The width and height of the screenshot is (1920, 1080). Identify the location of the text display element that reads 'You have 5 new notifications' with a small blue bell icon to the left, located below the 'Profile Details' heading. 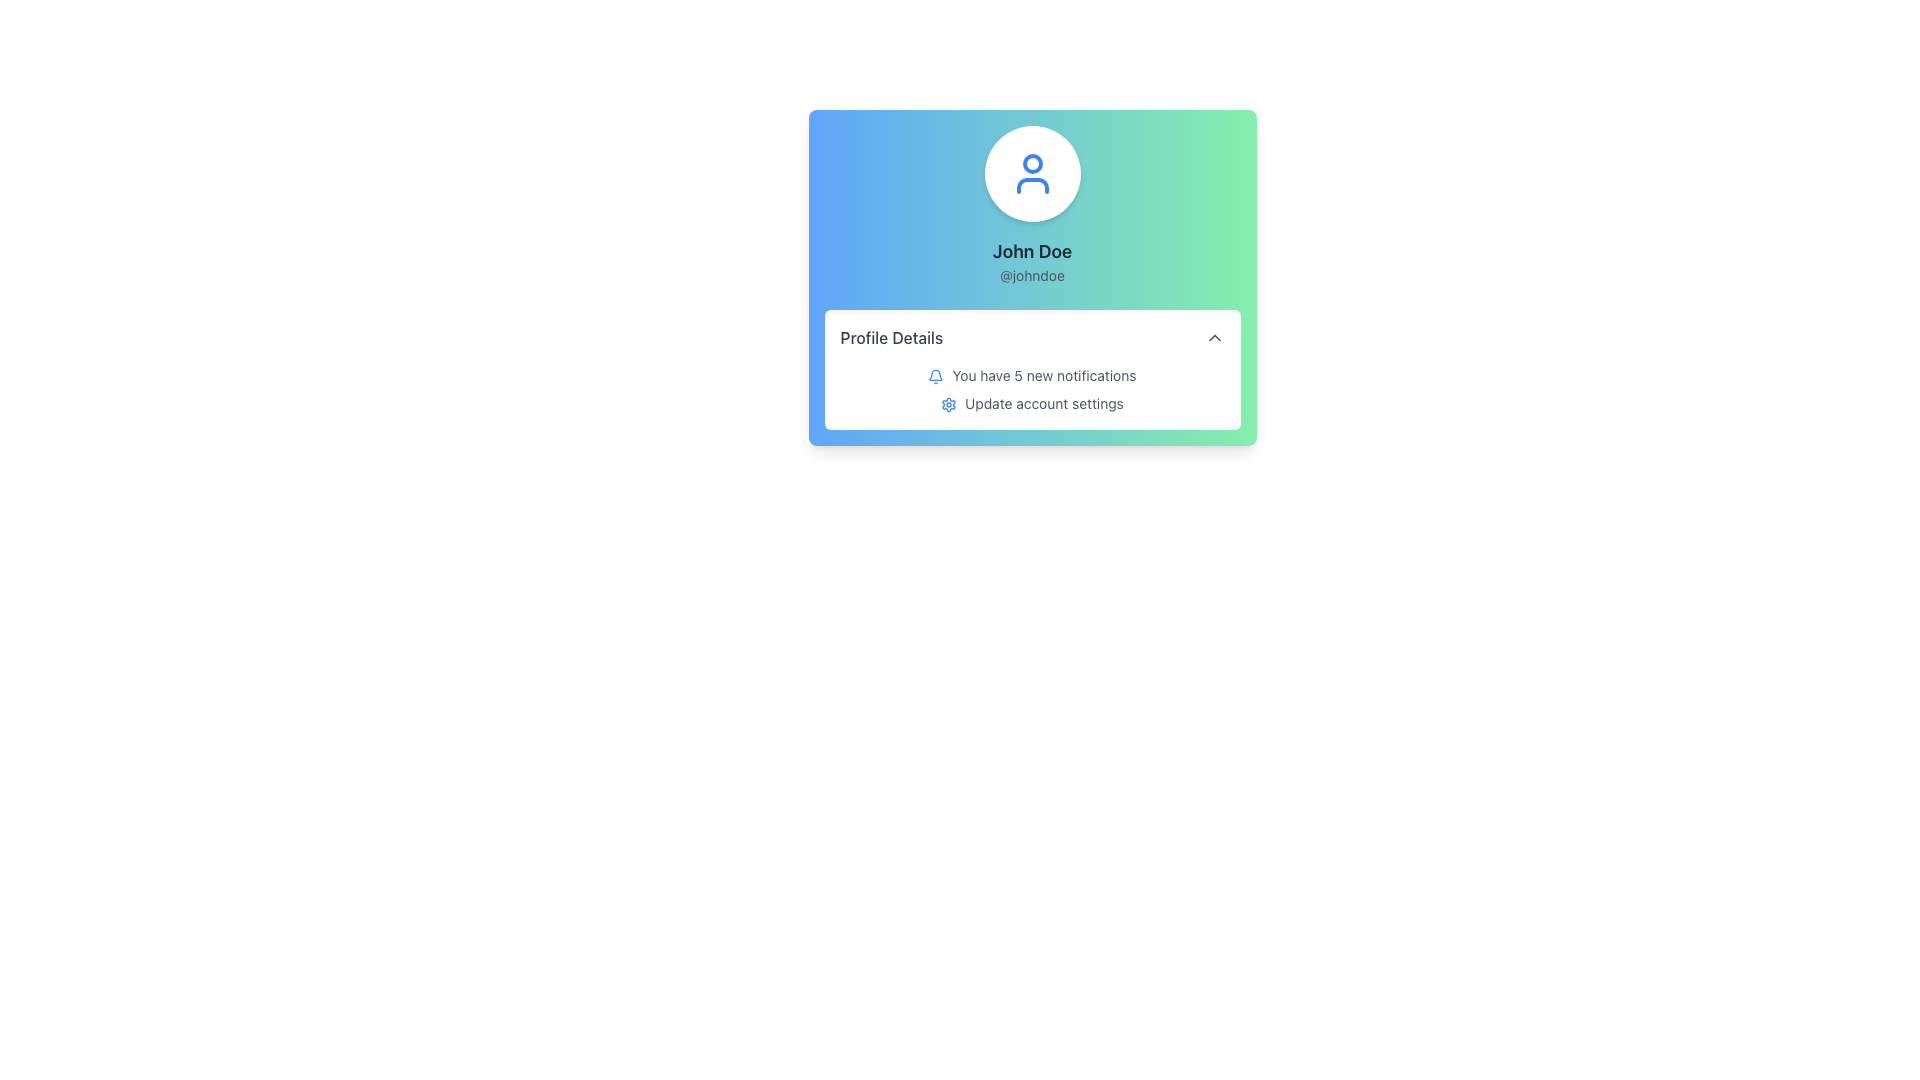
(1032, 375).